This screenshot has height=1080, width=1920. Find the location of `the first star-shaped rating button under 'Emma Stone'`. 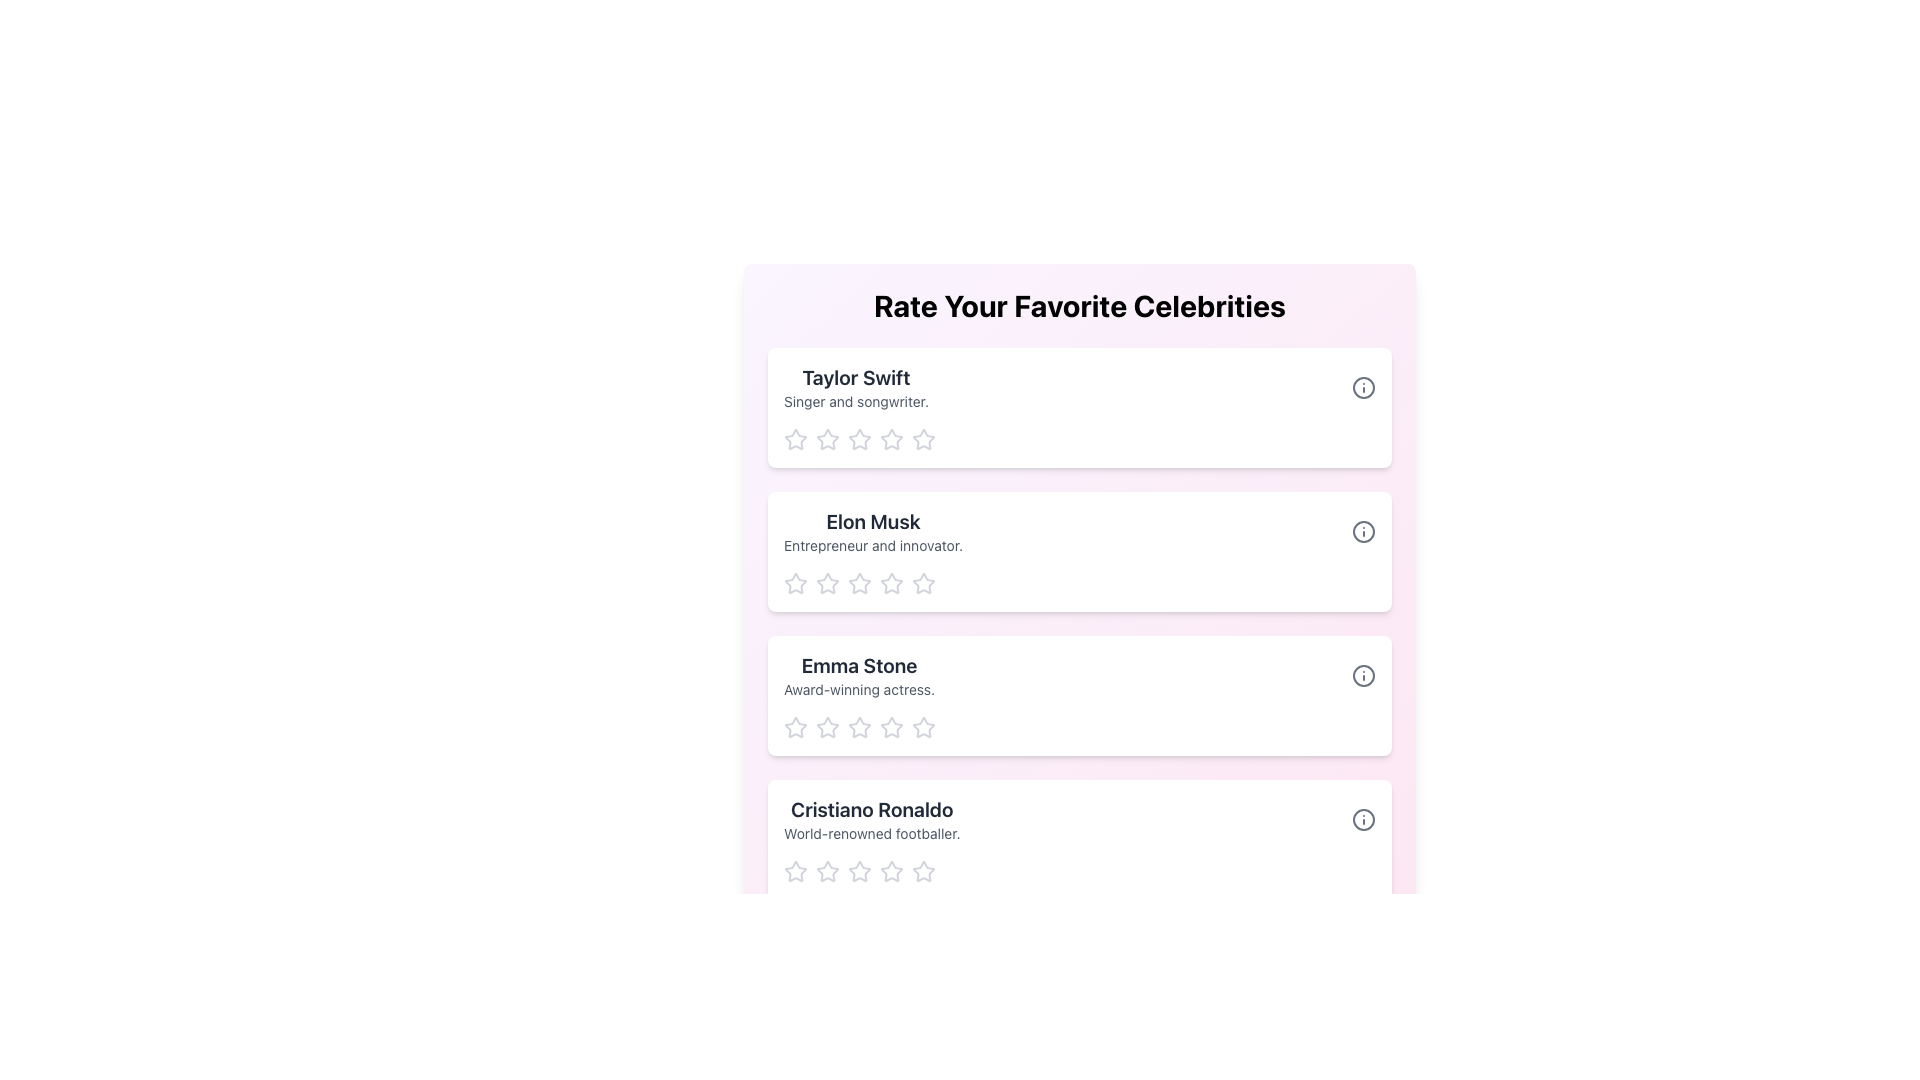

the first star-shaped rating button under 'Emma Stone' is located at coordinates (828, 727).